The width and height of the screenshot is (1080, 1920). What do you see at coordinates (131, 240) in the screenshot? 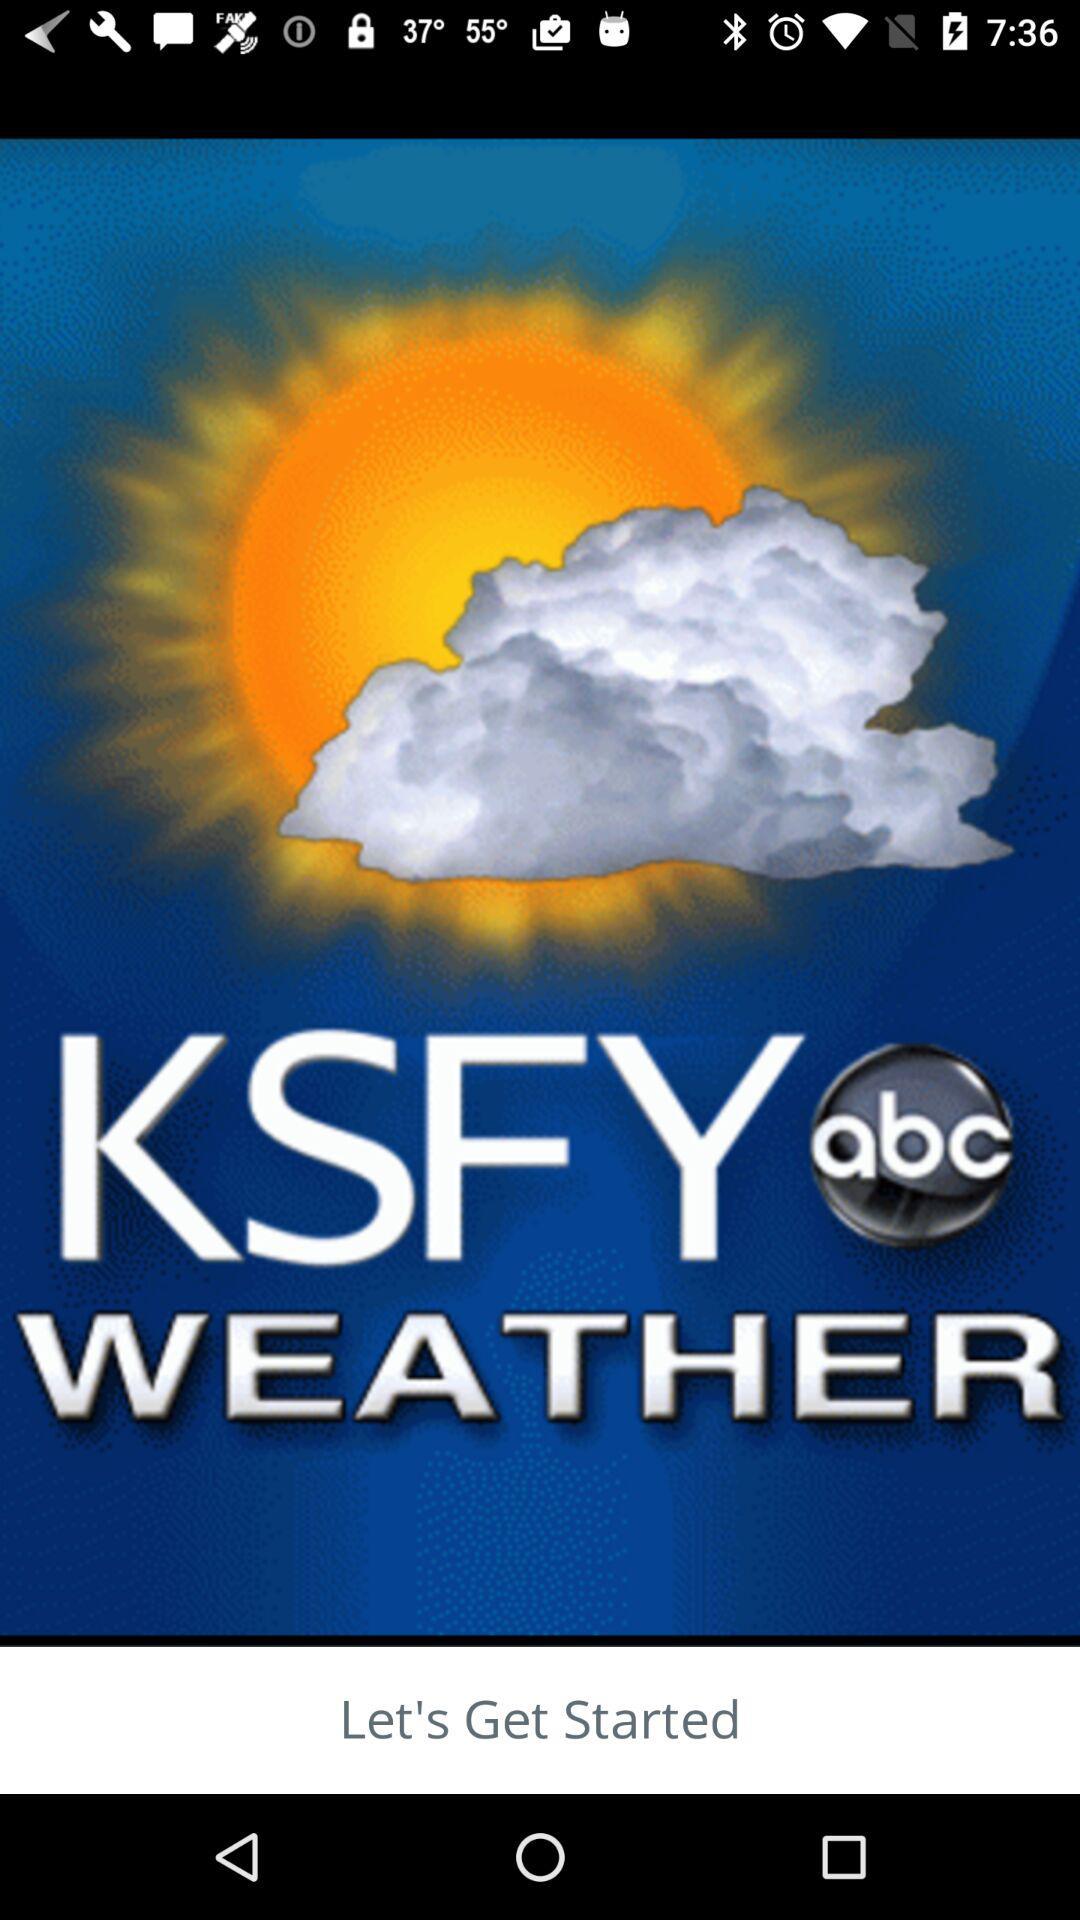
I see `the close icon` at bounding box center [131, 240].